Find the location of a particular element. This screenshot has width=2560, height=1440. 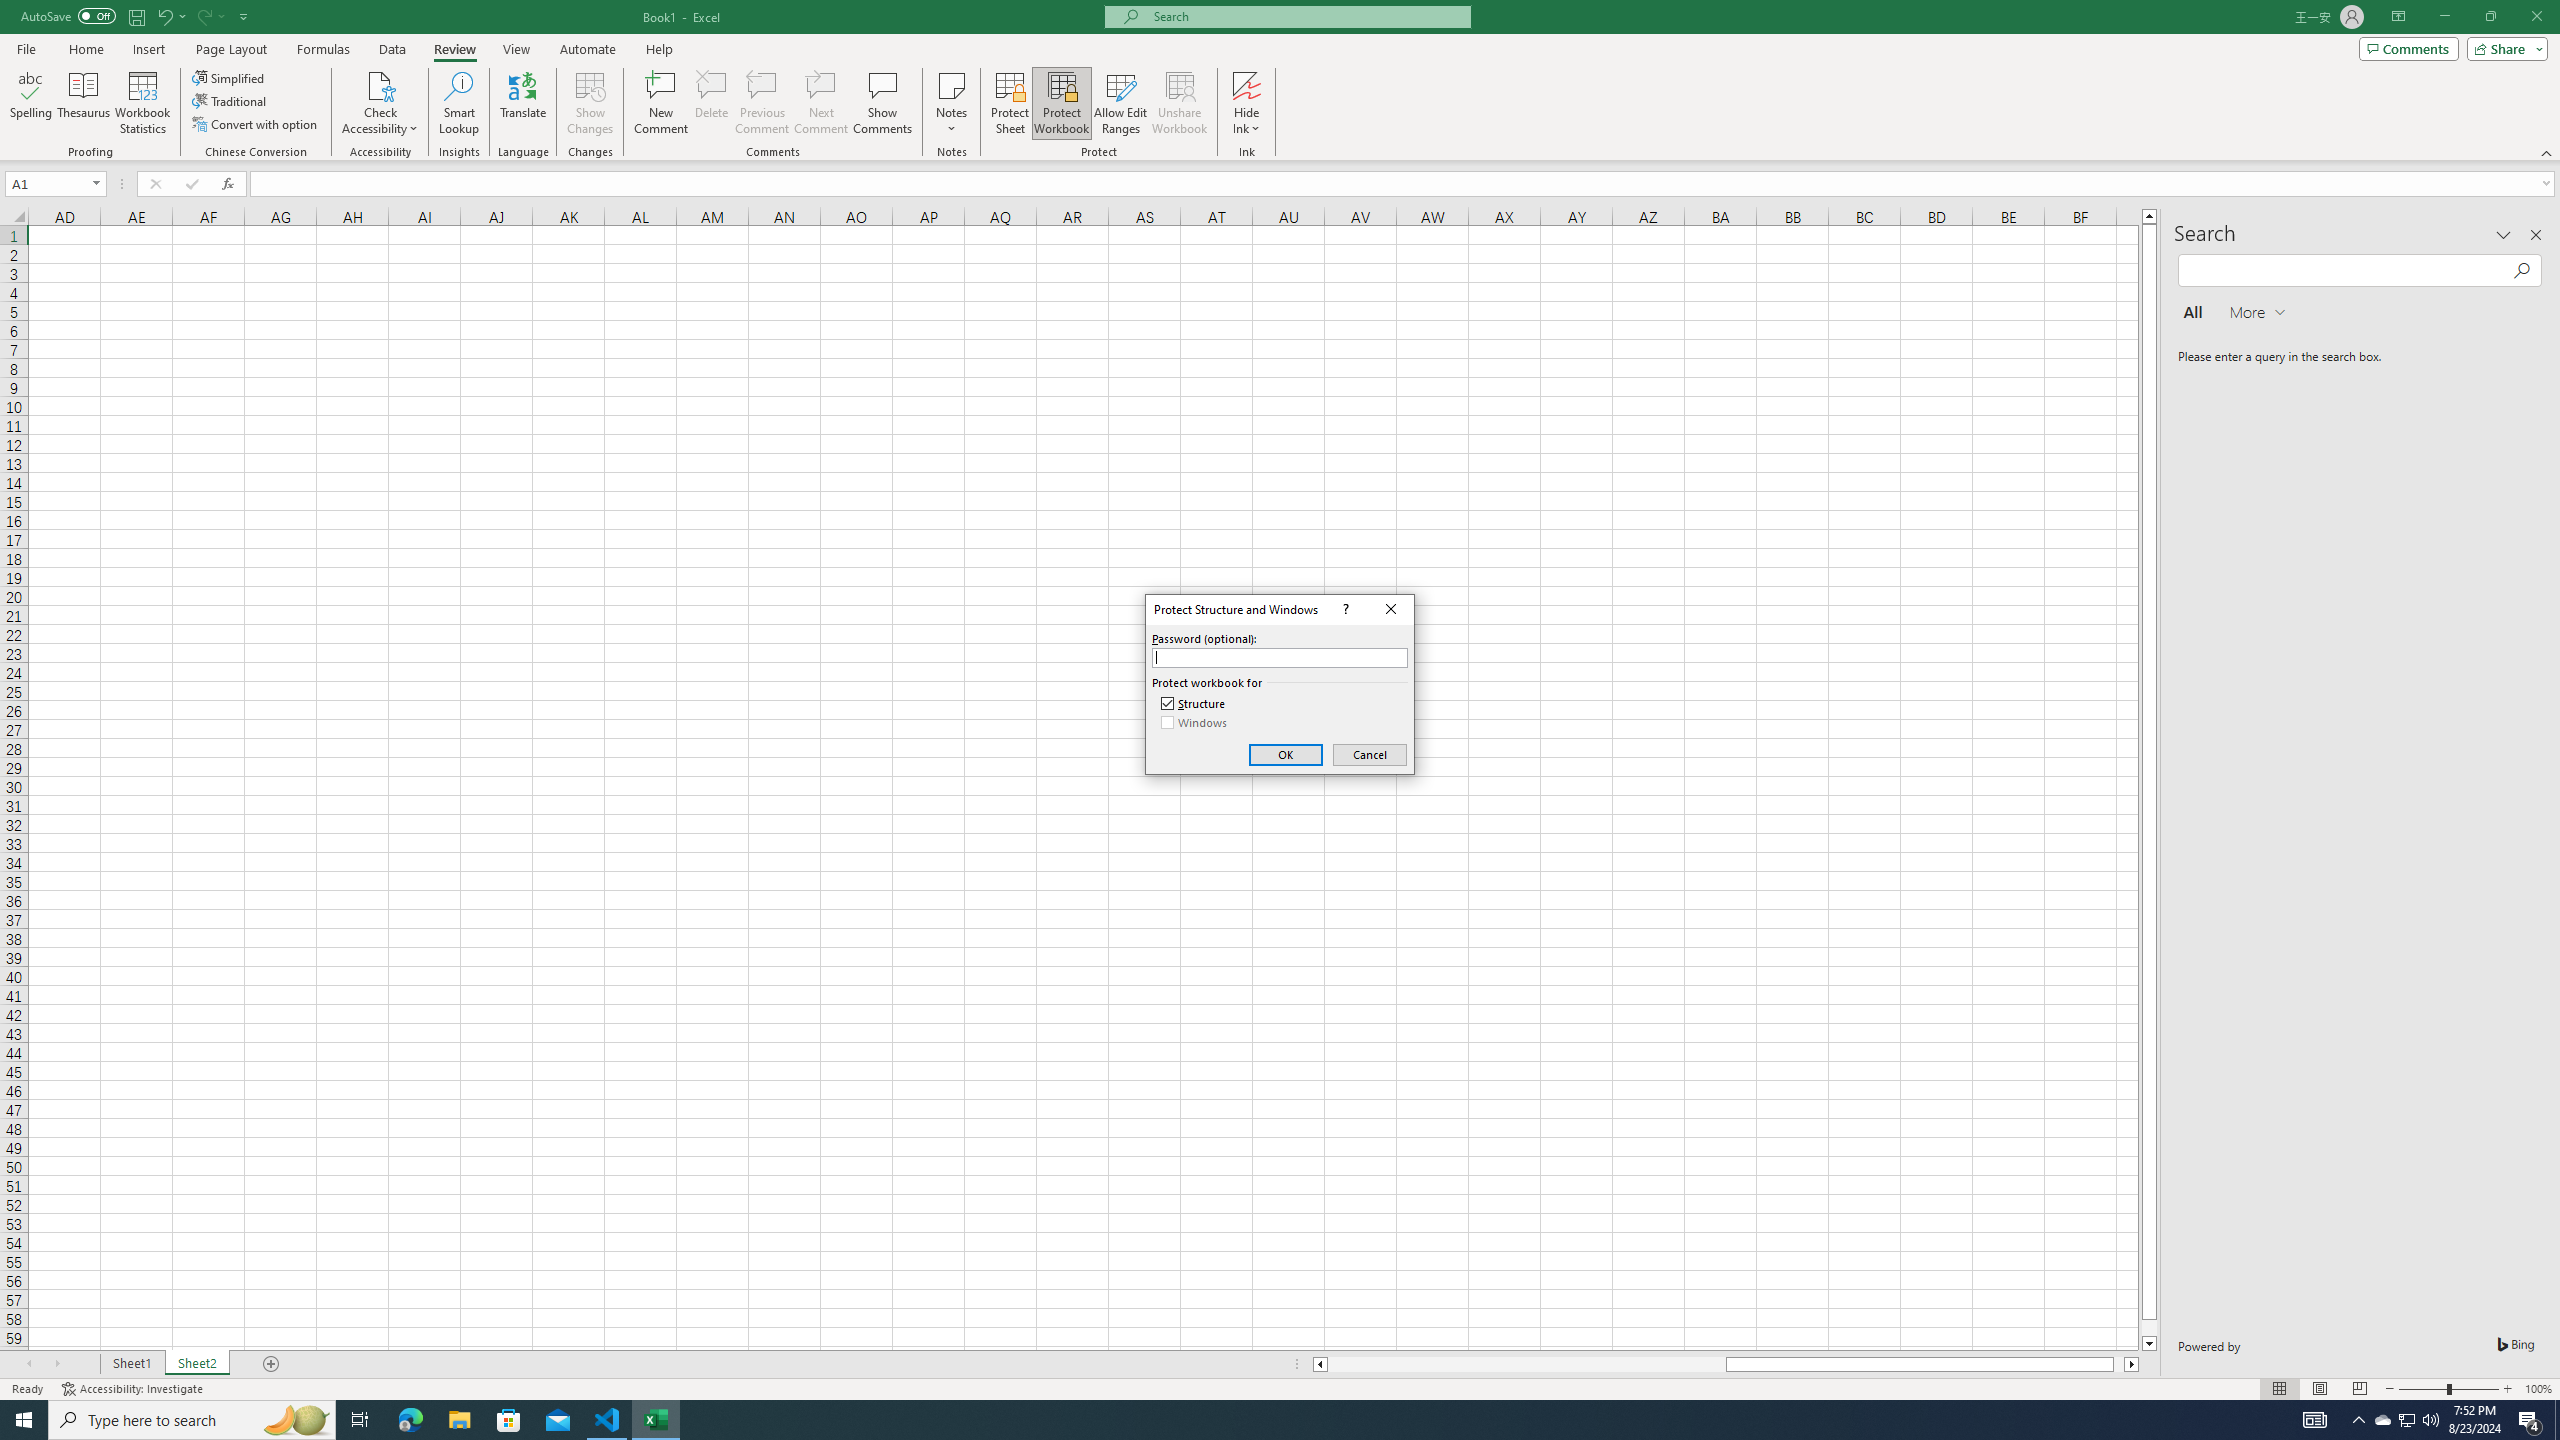

'Q2790: 100%' is located at coordinates (2429, 1418).